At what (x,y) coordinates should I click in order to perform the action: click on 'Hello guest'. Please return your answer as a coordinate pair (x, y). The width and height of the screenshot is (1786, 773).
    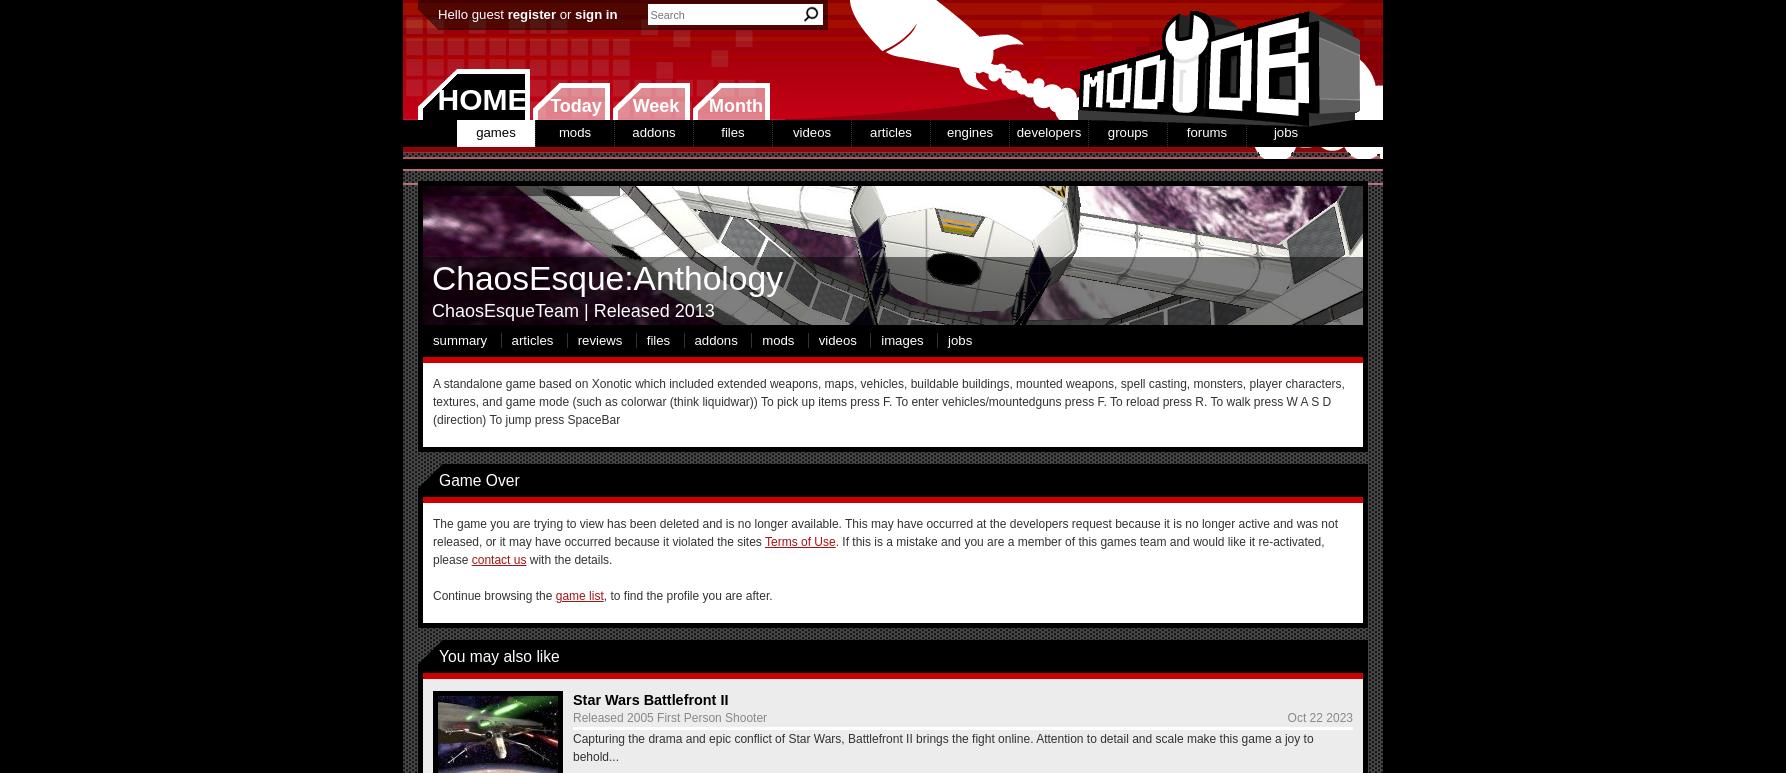
    Looking at the image, I should click on (471, 14).